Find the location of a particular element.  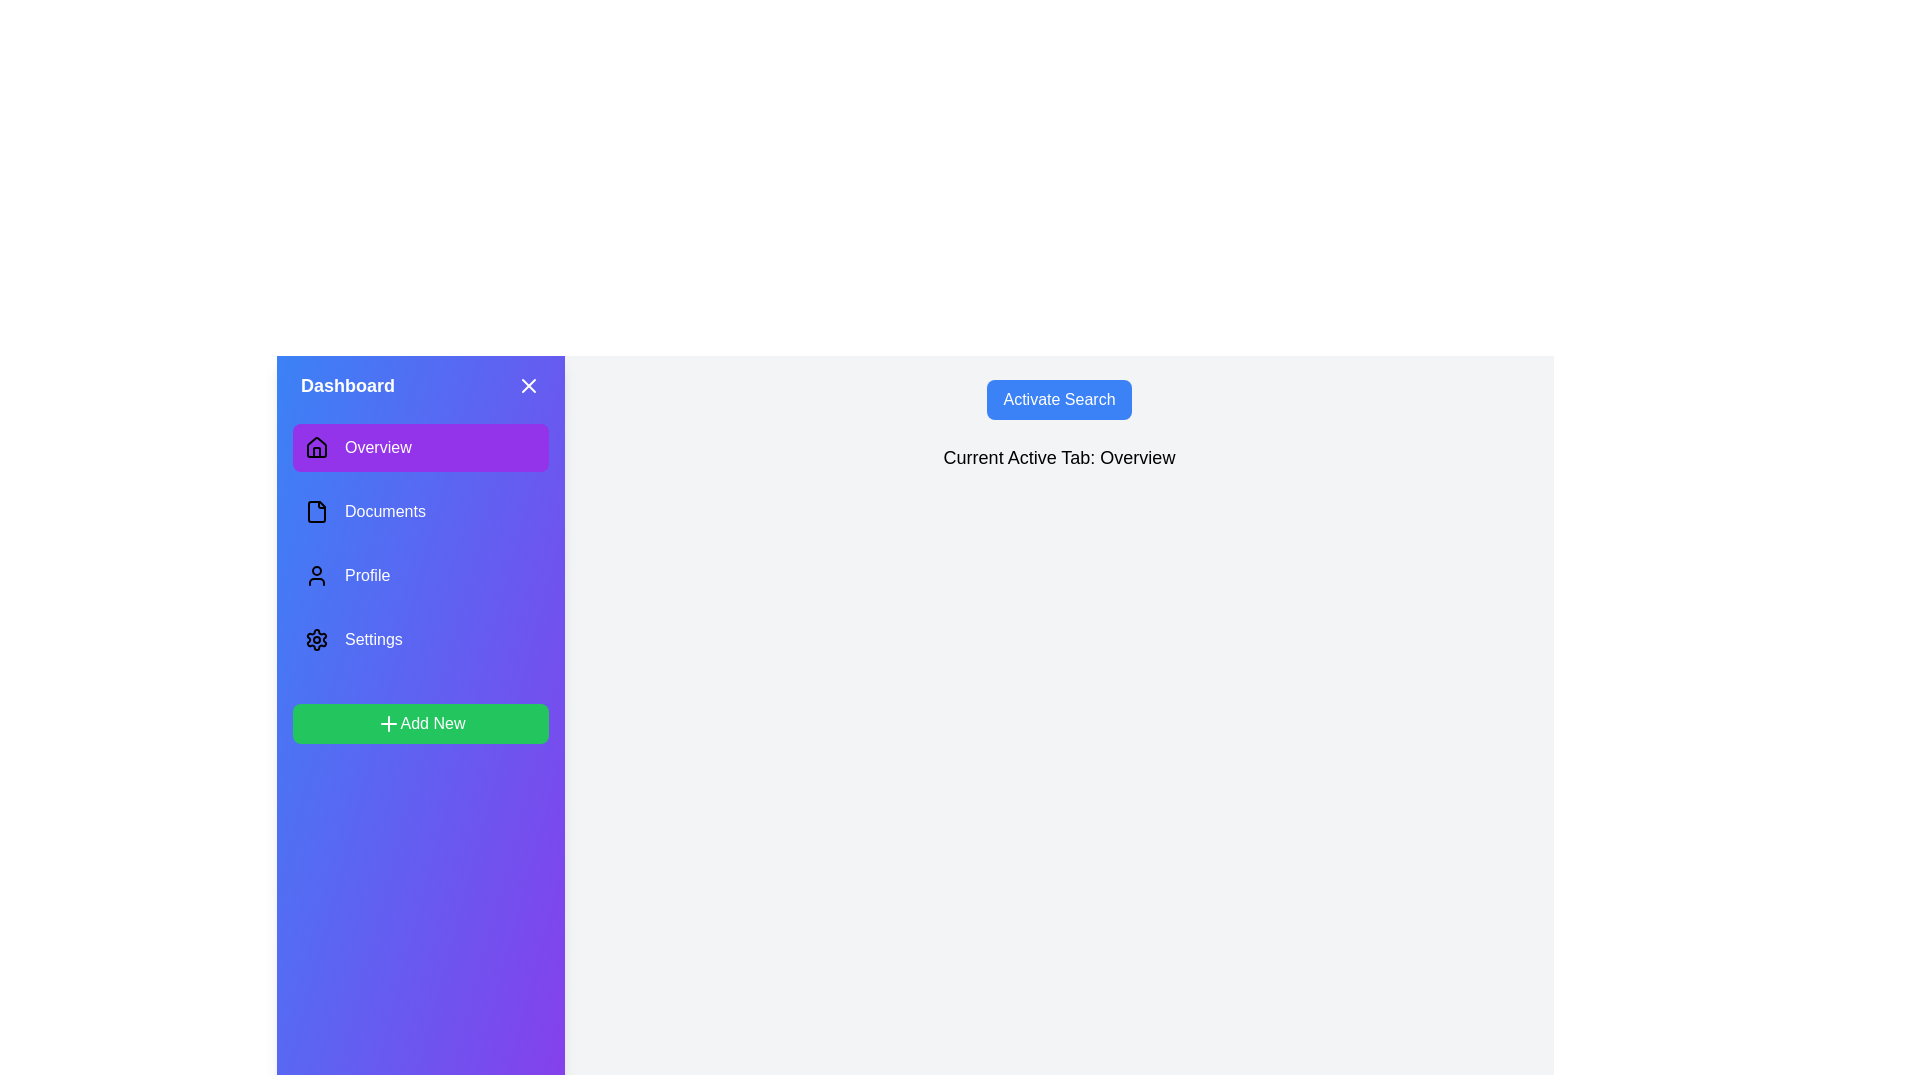

the 'Overview' button with a purple background, which is the first item in the sidebar is located at coordinates (420, 446).